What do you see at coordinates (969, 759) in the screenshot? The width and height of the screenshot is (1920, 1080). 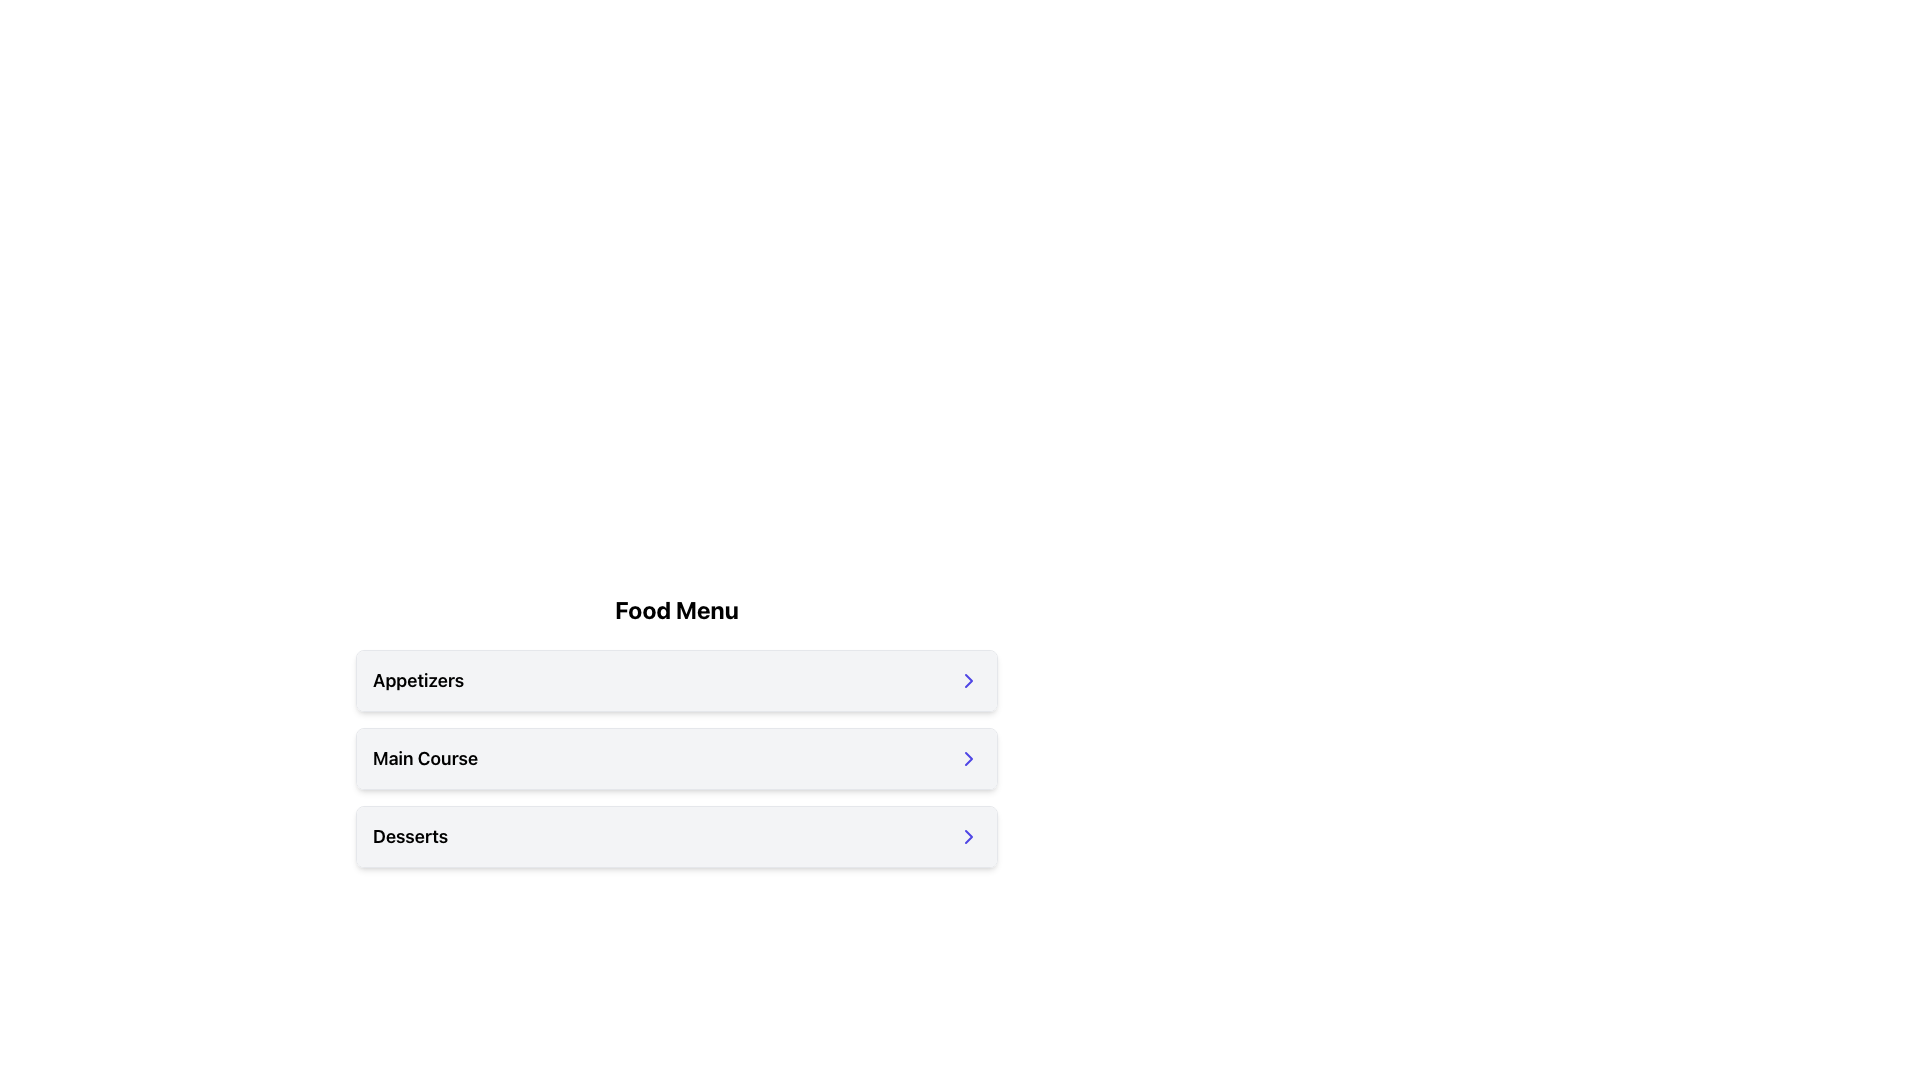 I see `the visual indicator icon located at the far right of the 'Main Course' menu item in the 'Food Menu' list` at bounding box center [969, 759].